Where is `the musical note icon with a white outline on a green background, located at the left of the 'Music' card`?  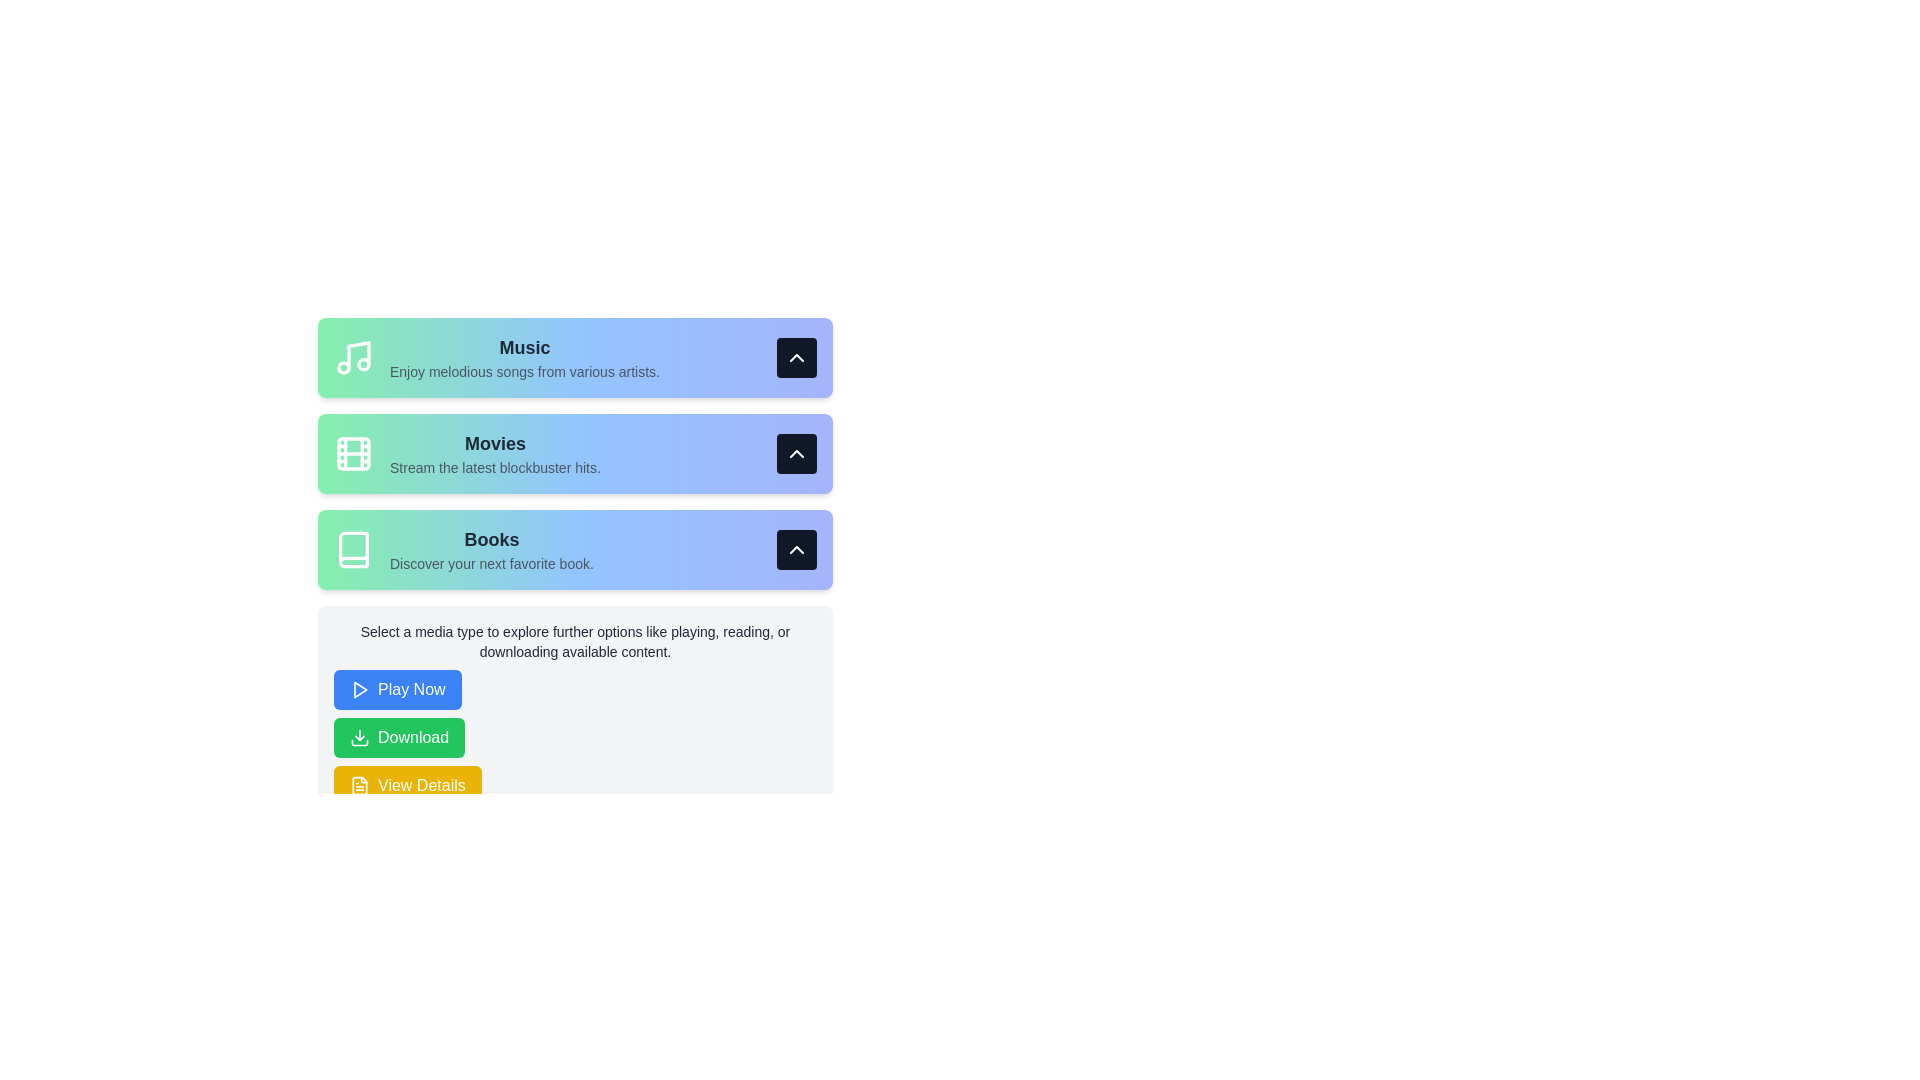 the musical note icon with a white outline on a green background, located at the left of the 'Music' card is located at coordinates (354, 357).